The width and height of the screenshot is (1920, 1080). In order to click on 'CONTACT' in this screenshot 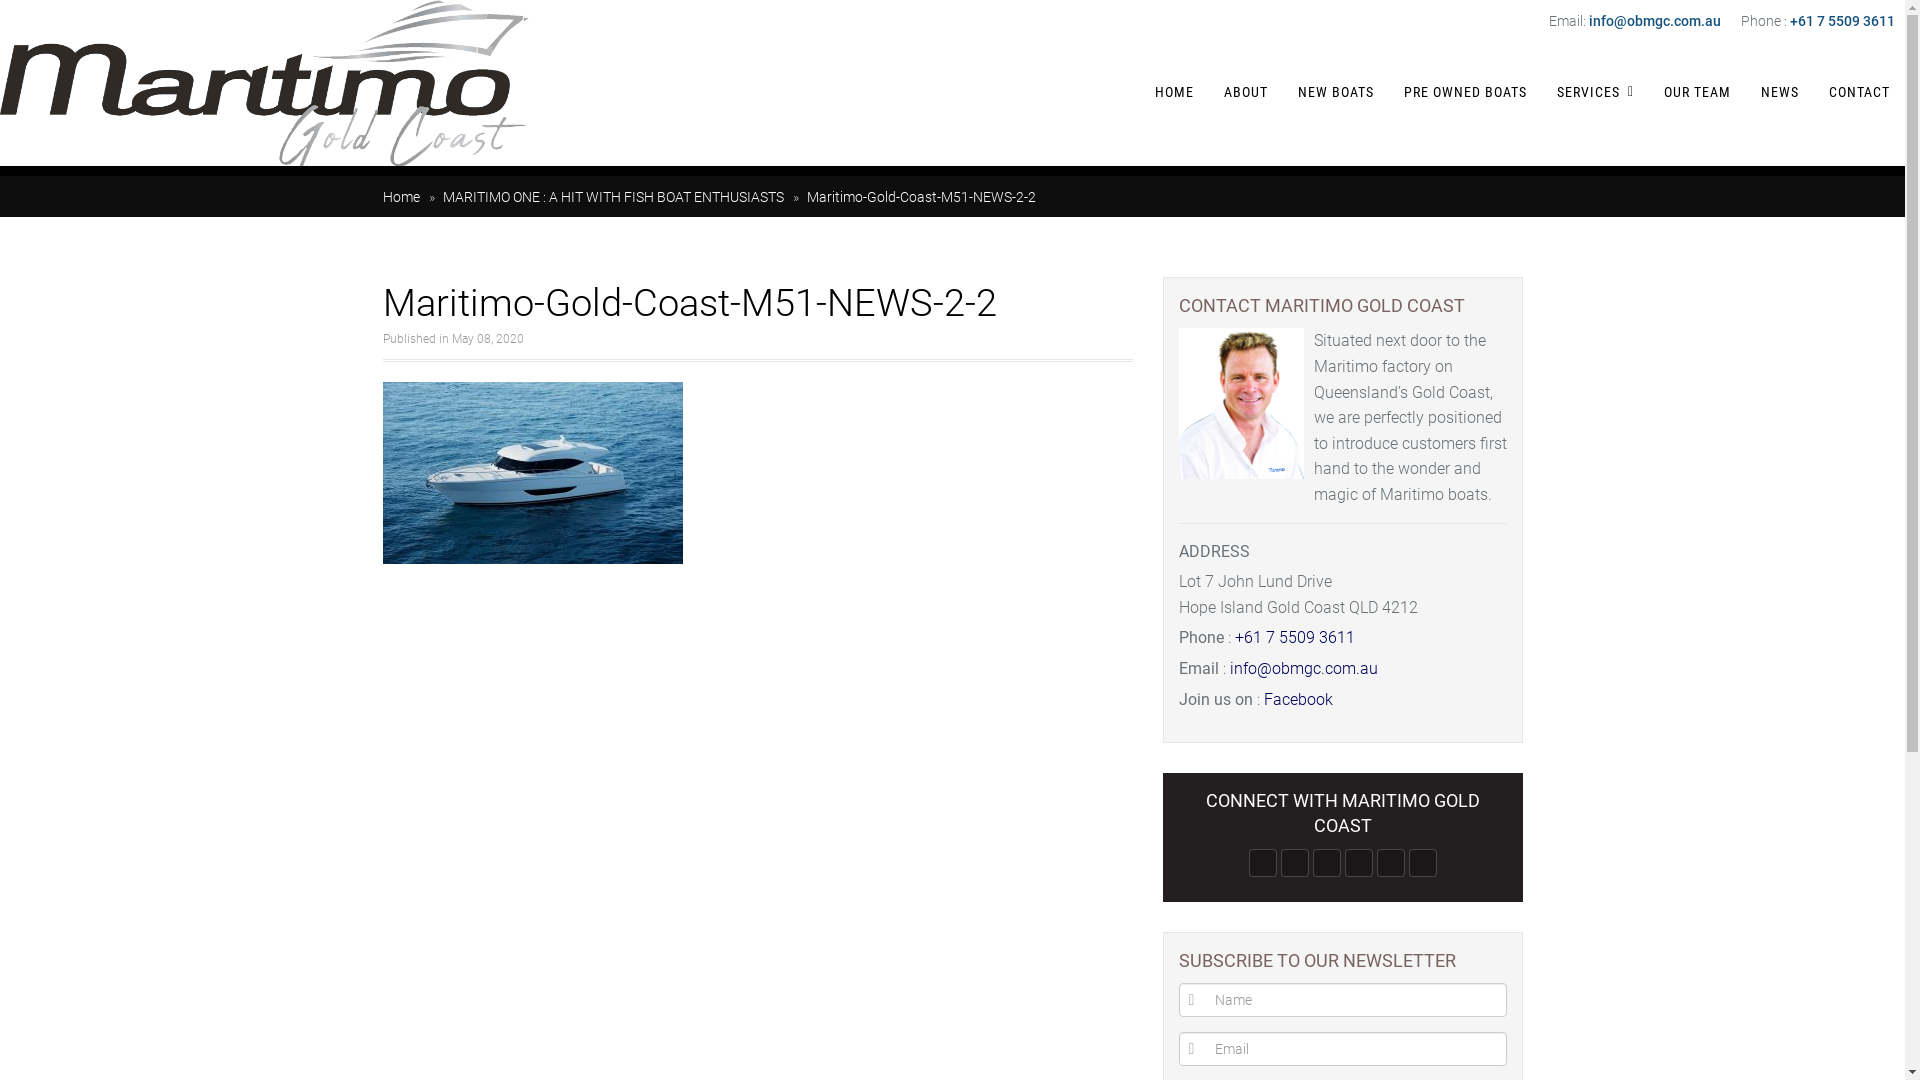, I will do `click(1858, 92)`.